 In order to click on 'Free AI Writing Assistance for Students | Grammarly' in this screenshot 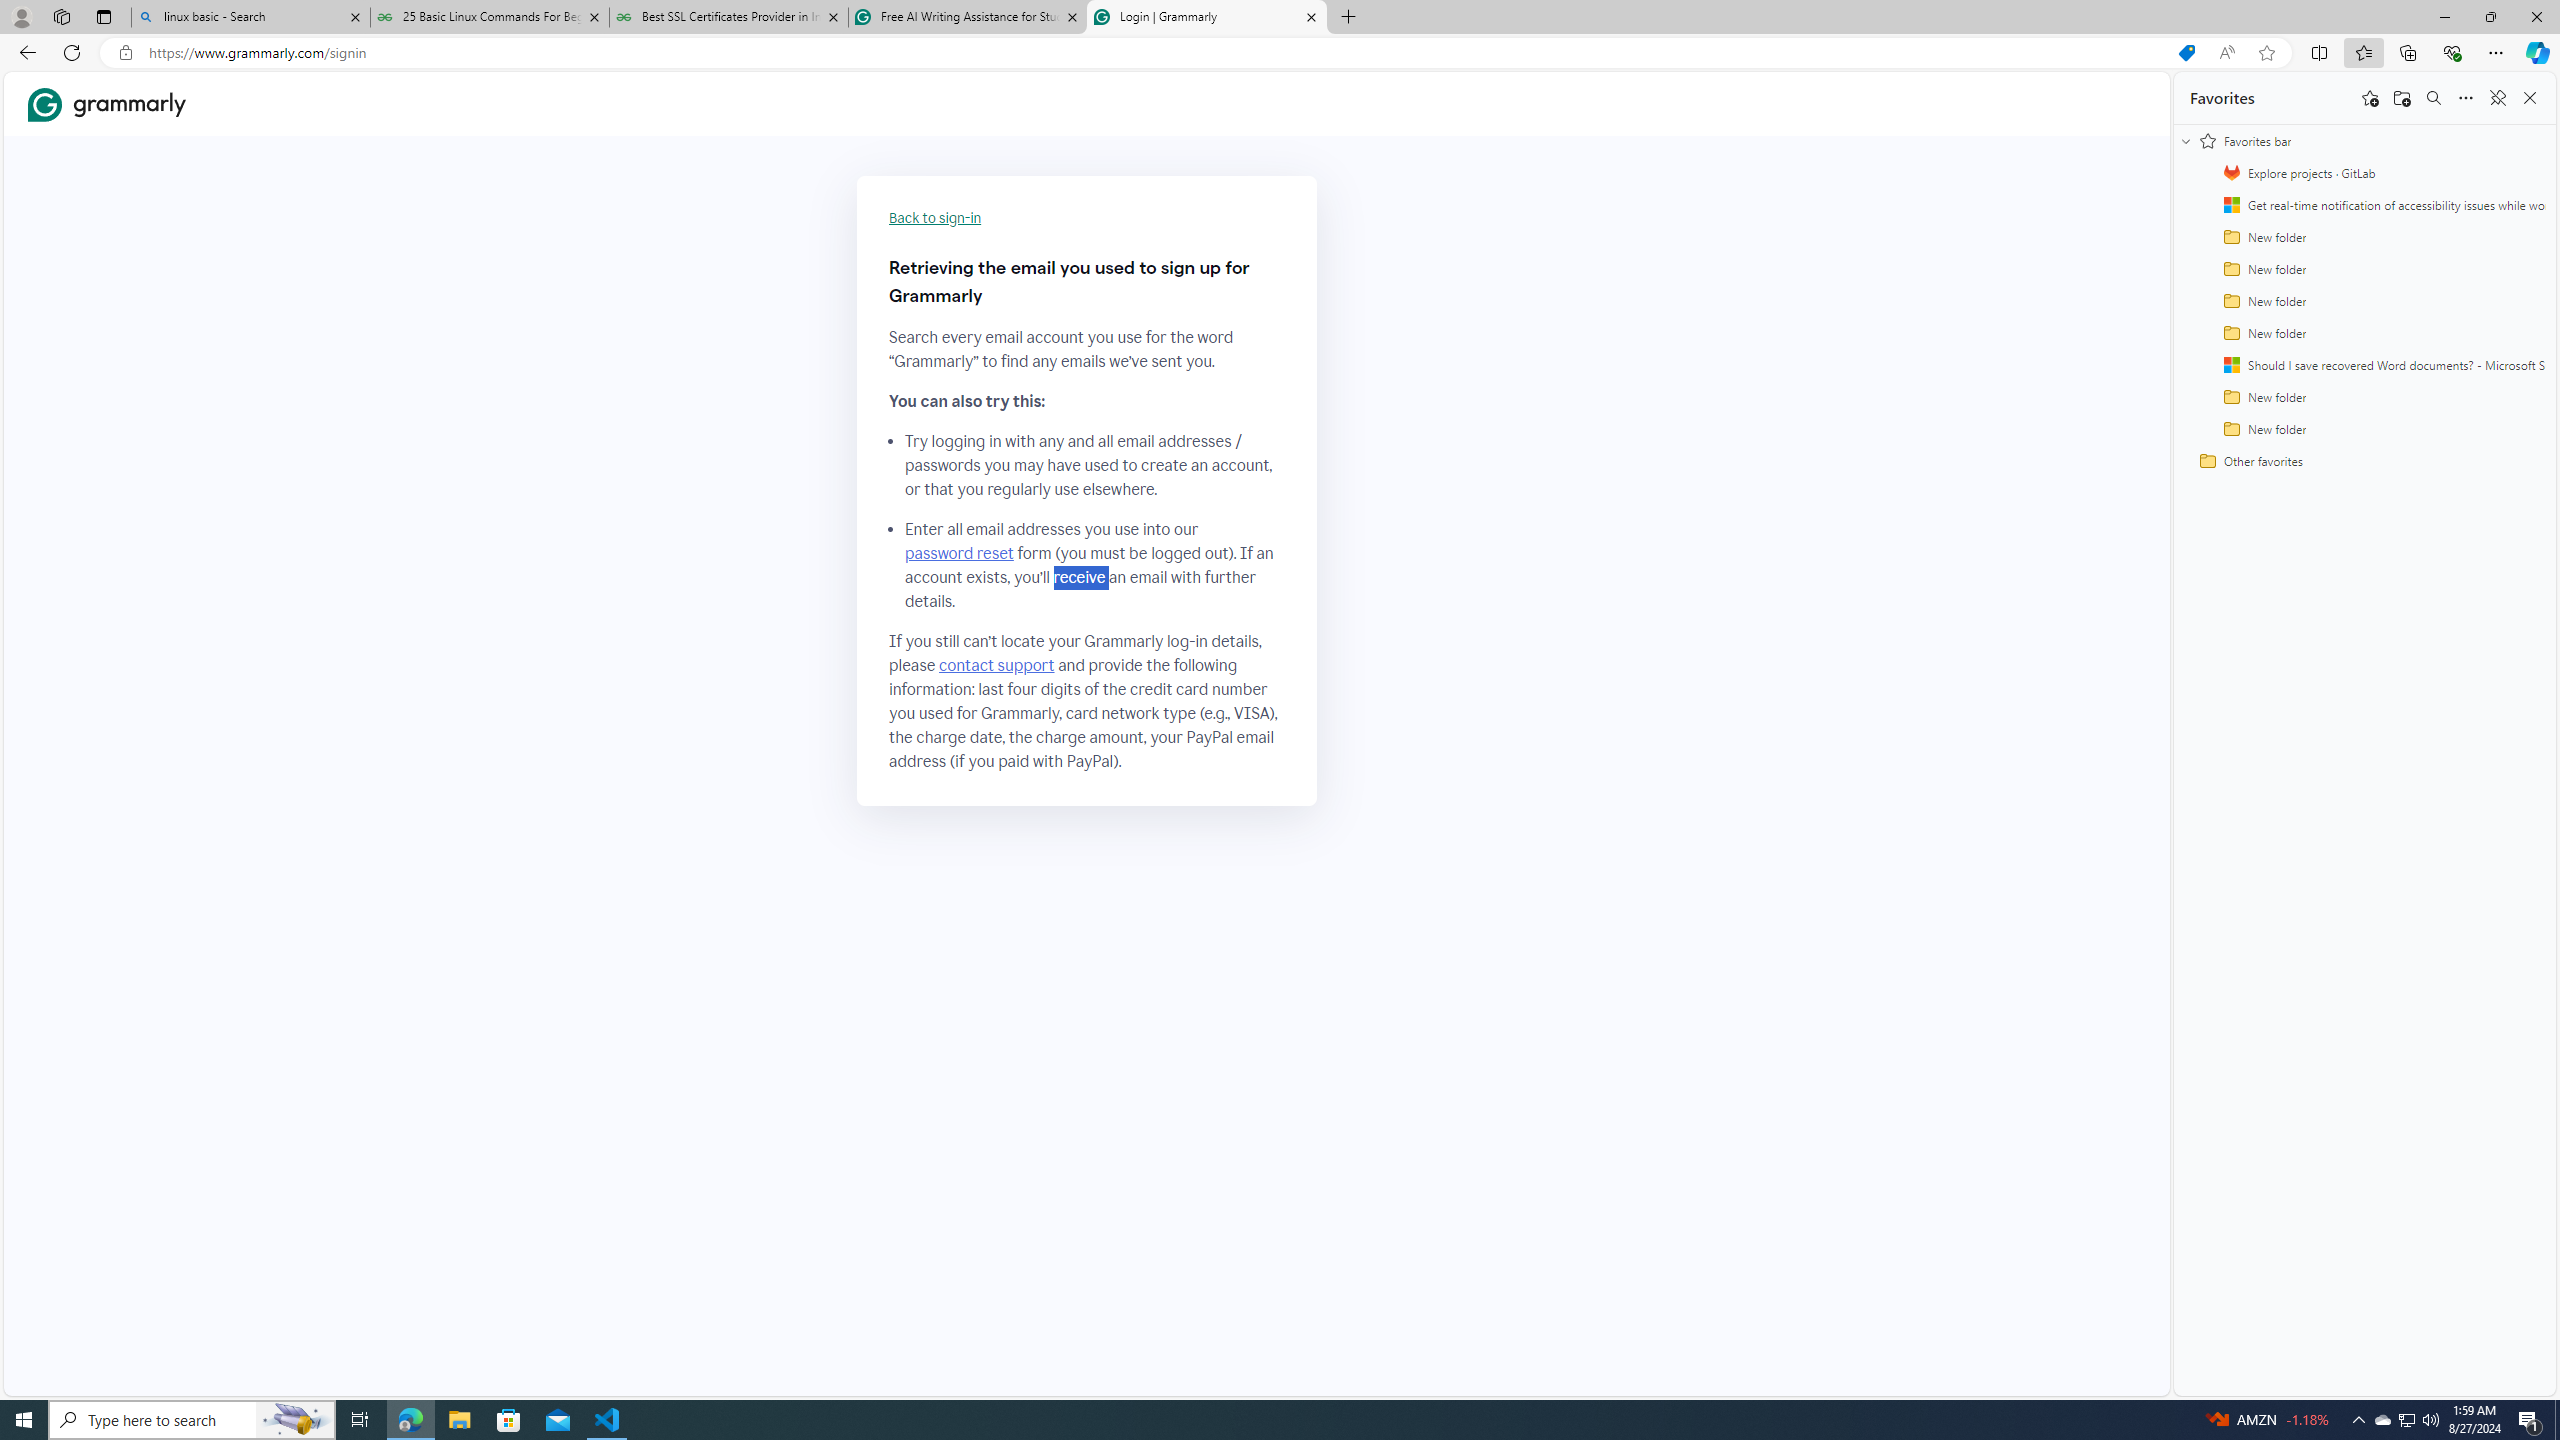, I will do `click(966, 16)`.